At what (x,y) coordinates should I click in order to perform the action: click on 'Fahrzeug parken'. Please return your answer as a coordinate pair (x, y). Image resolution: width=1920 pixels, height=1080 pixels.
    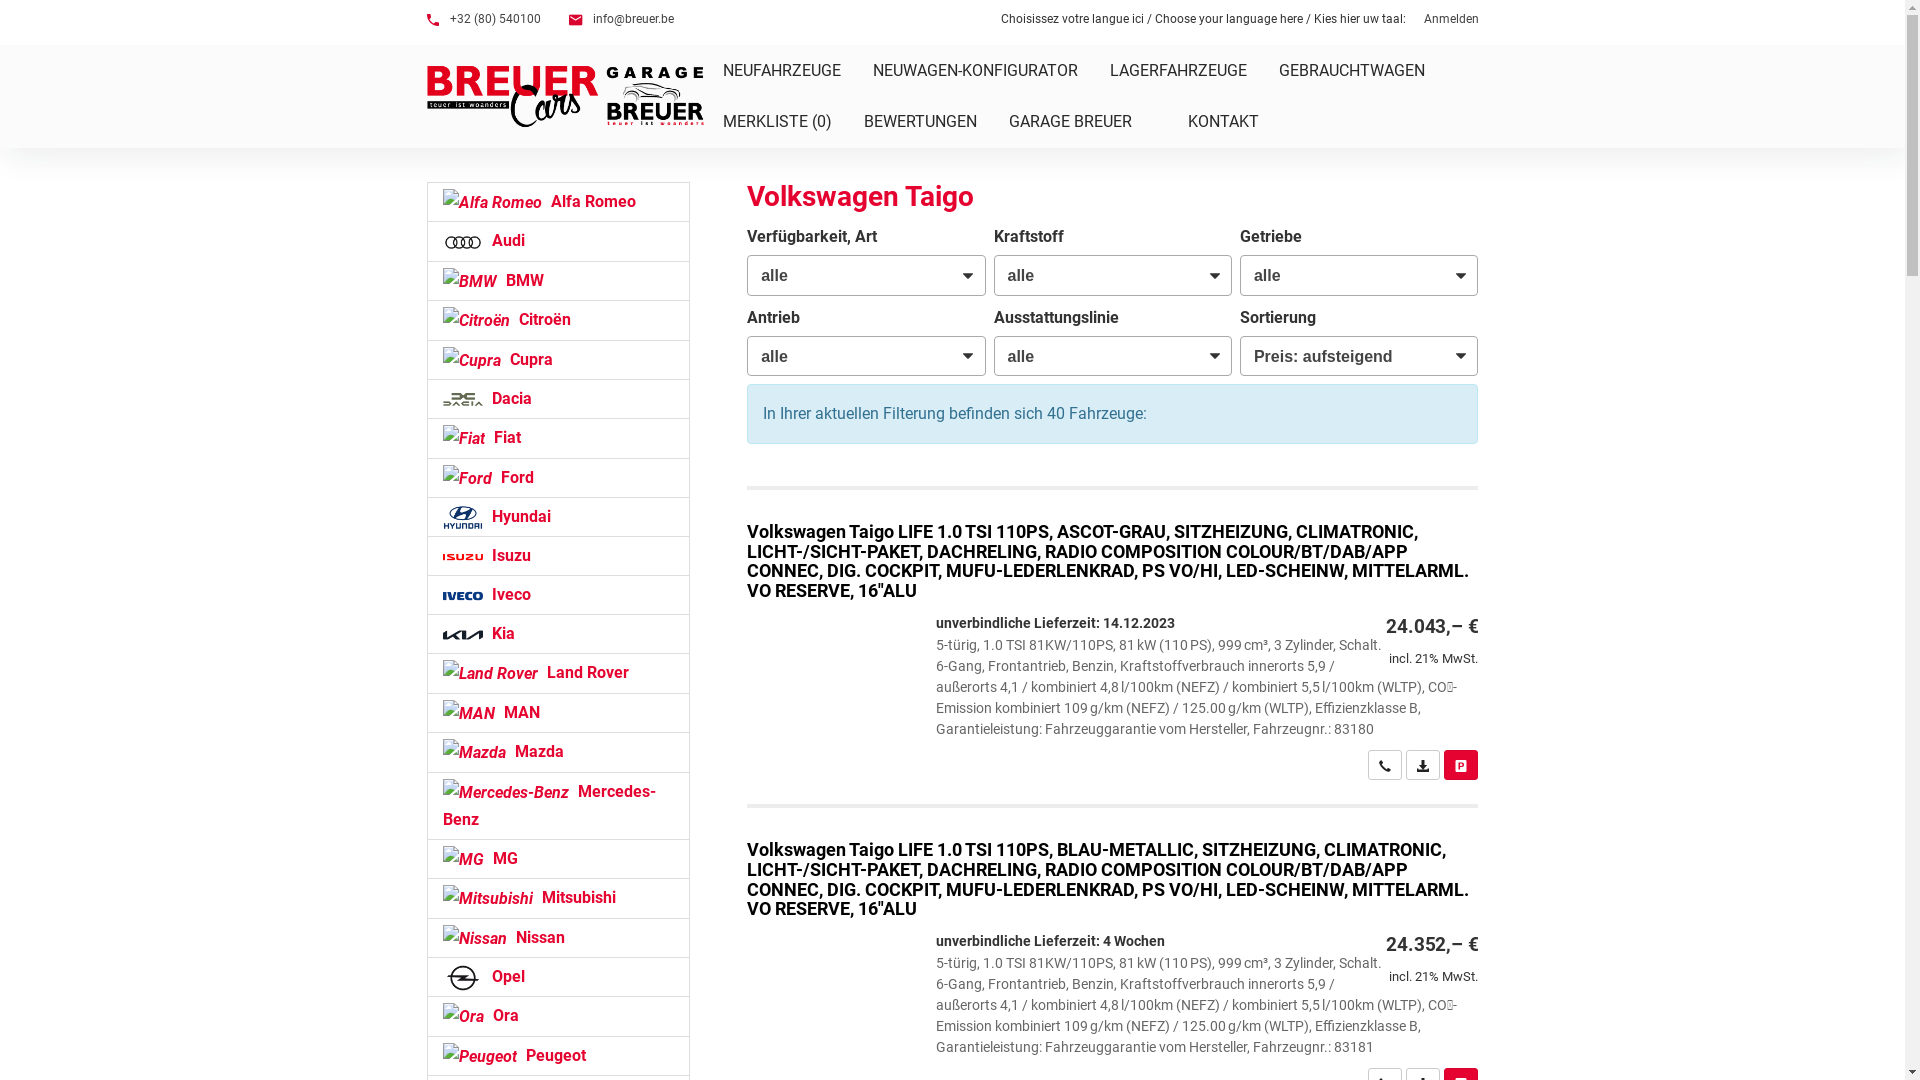
    Looking at the image, I should click on (1460, 764).